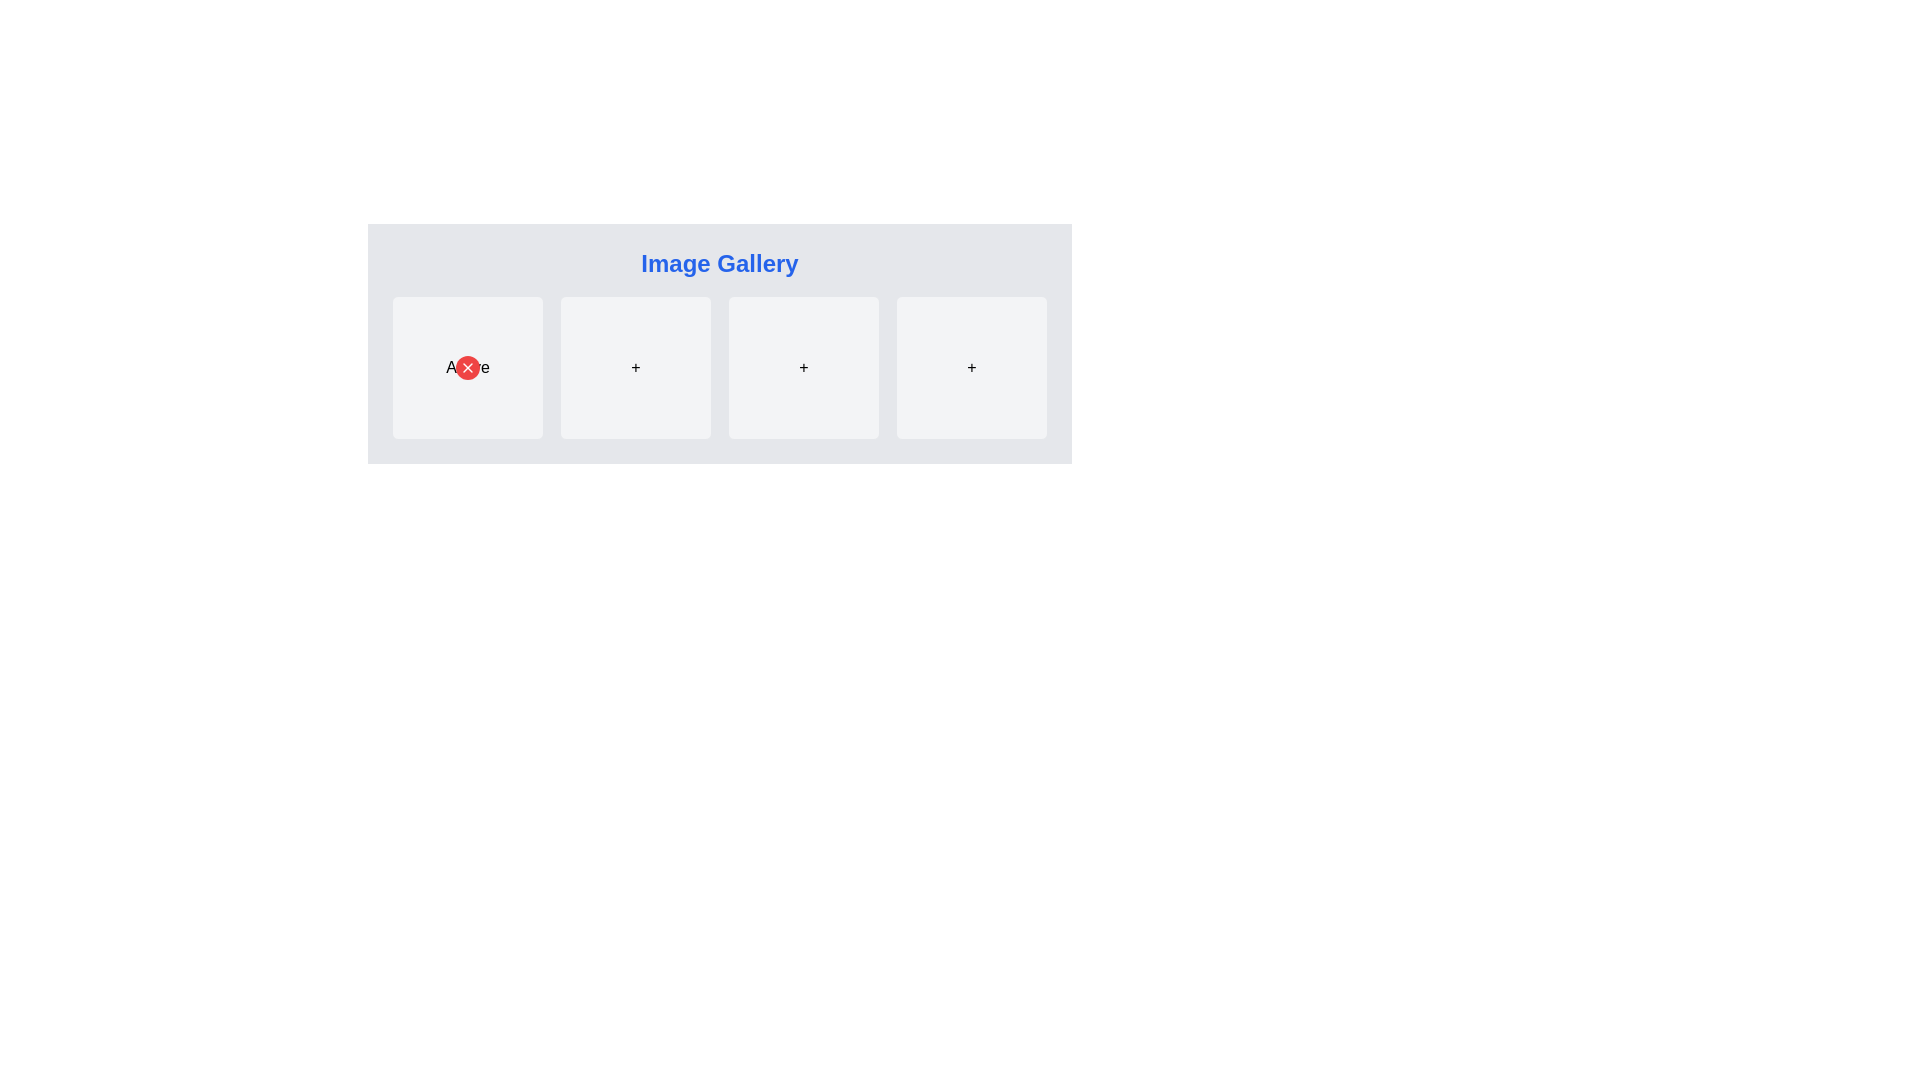 The height and width of the screenshot is (1080, 1920). What do you see at coordinates (720, 342) in the screenshot?
I see `the second grid item in the Image Gallery grid layout` at bounding box center [720, 342].